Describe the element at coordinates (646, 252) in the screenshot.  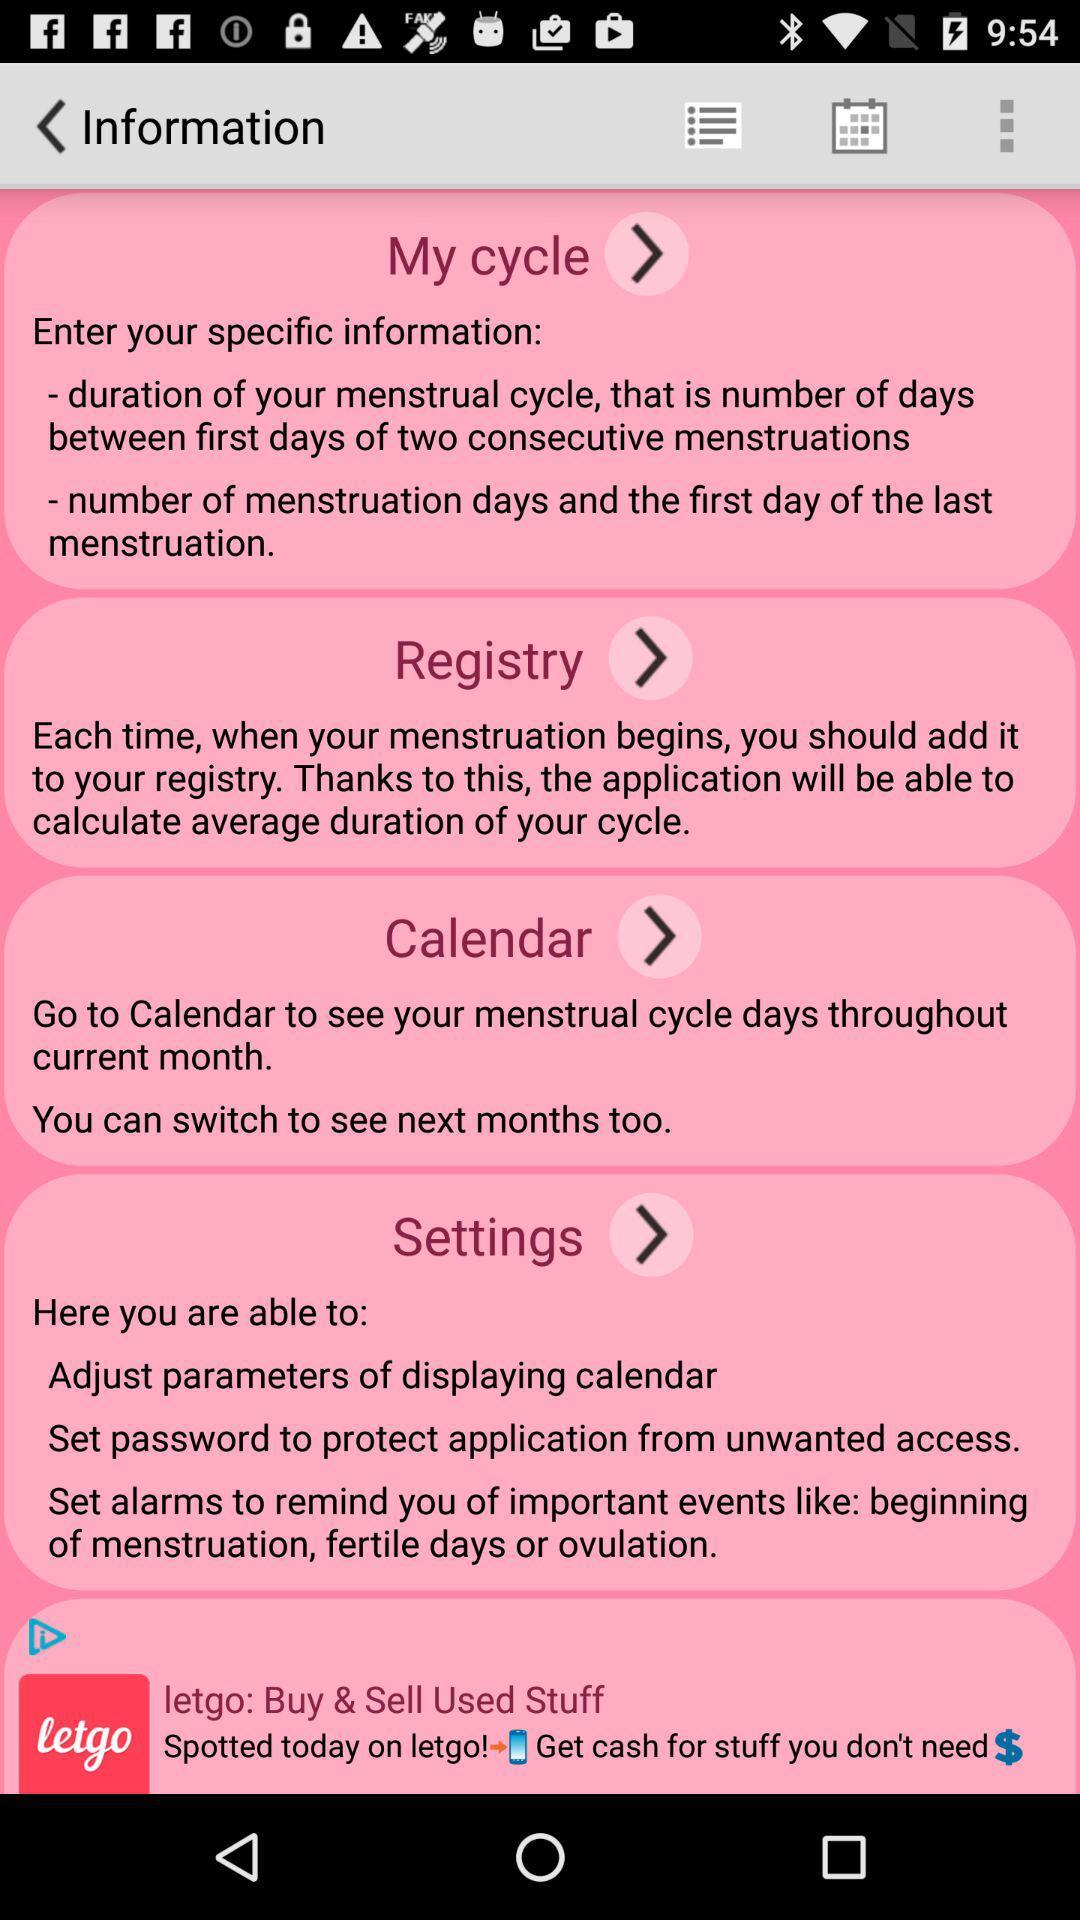
I see `next page` at that location.